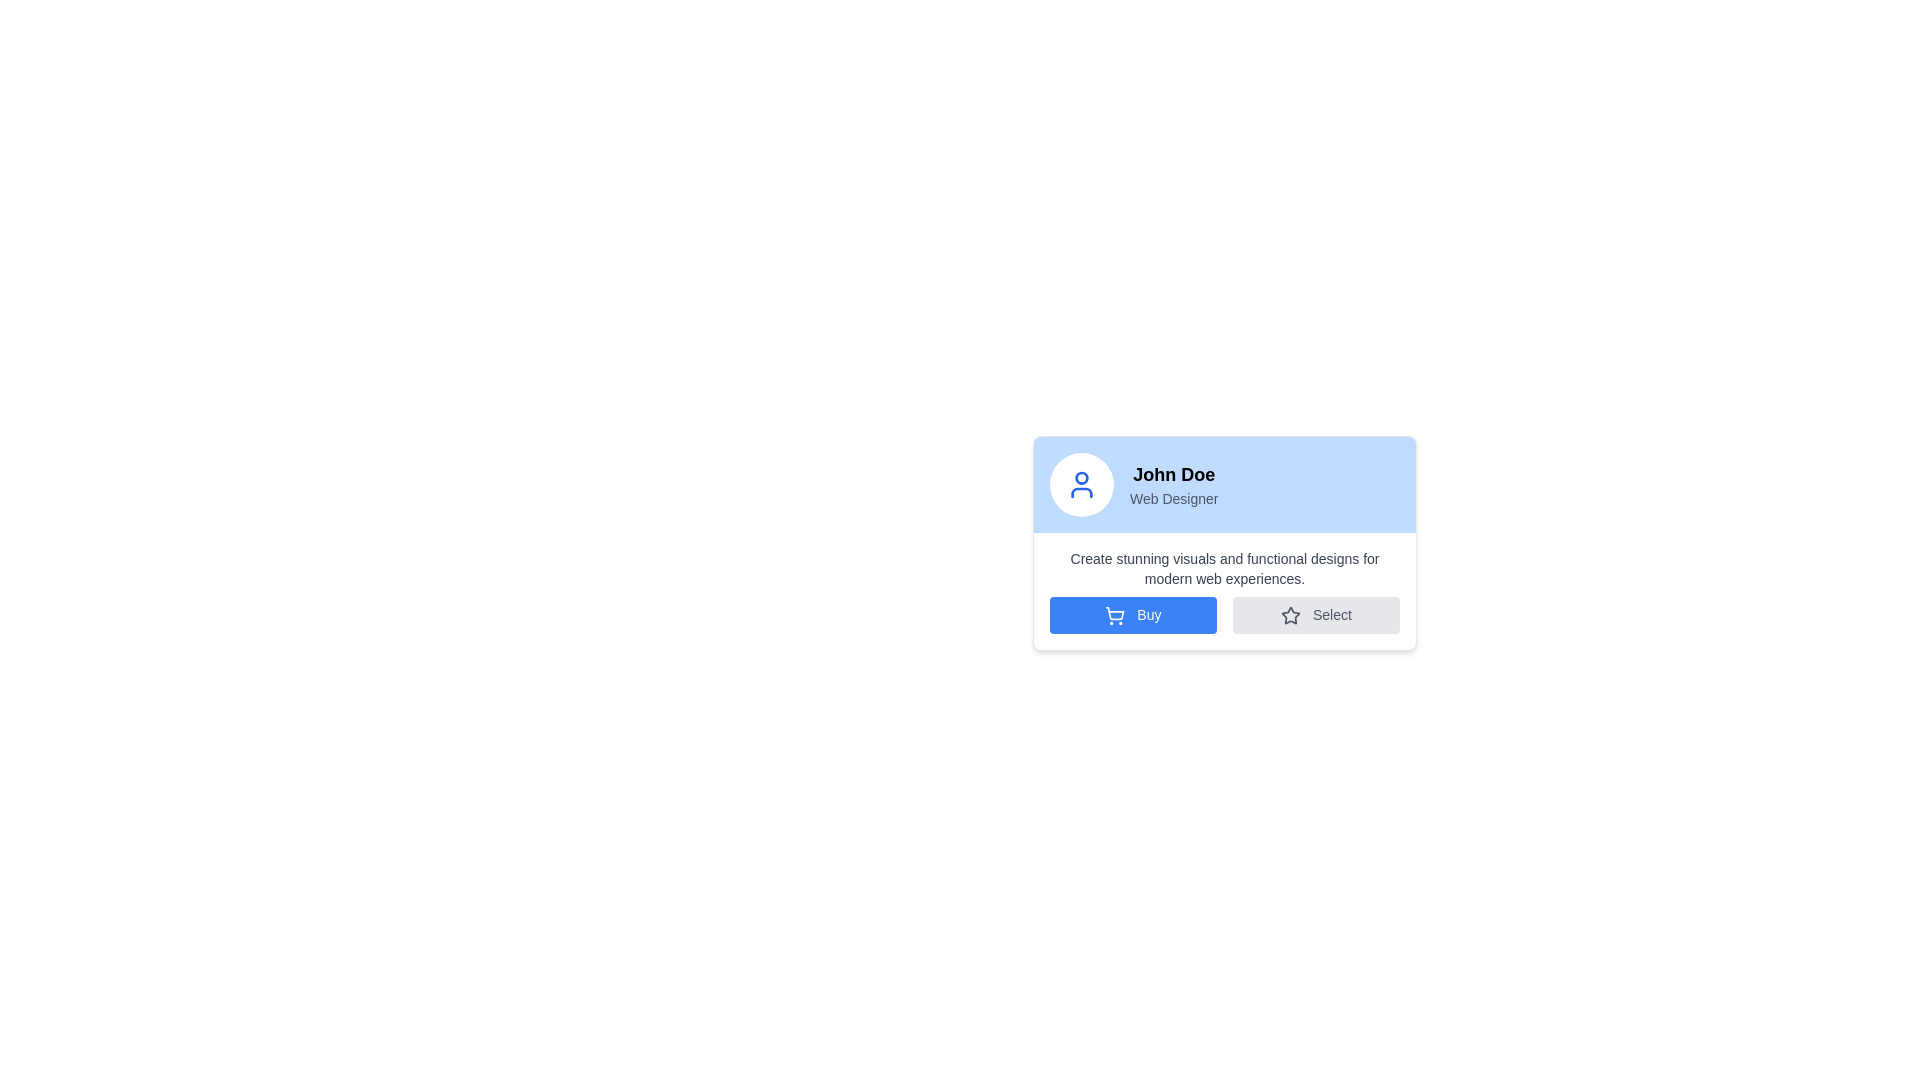  What do you see at coordinates (1174, 474) in the screenshot?
I see `the text label displaying the user profile name, located in the upper-middle area of the profile card, directly above the 'Web Designer' label` at bounding box center [1174, 474].